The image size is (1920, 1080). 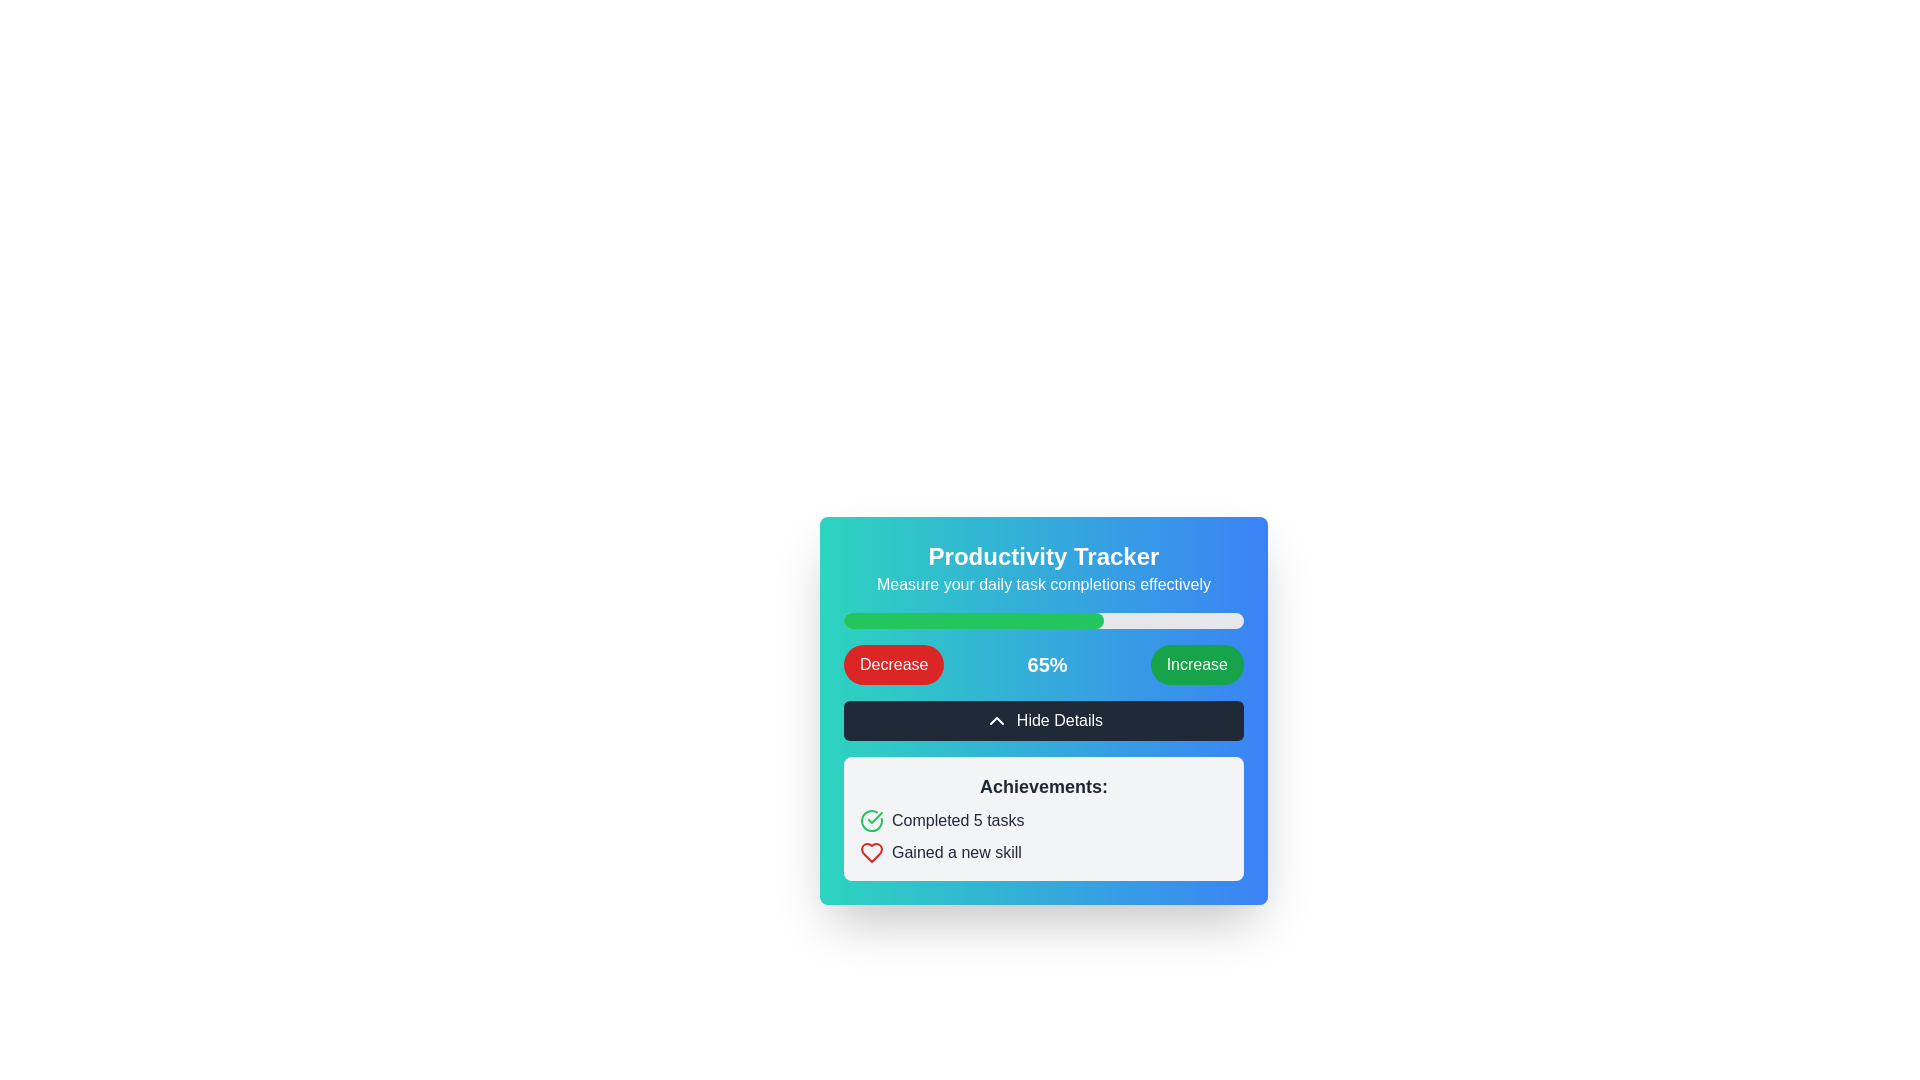 What do you see at coordinates (872, 852) in the screenshot?
I see `heart-shaped icon outlined in red with a white fill, located to the left of the text 'Gained a new skill' in the 'Achievements' section below the header 'Productivity Tracker'` at bounding box center [872, 852].